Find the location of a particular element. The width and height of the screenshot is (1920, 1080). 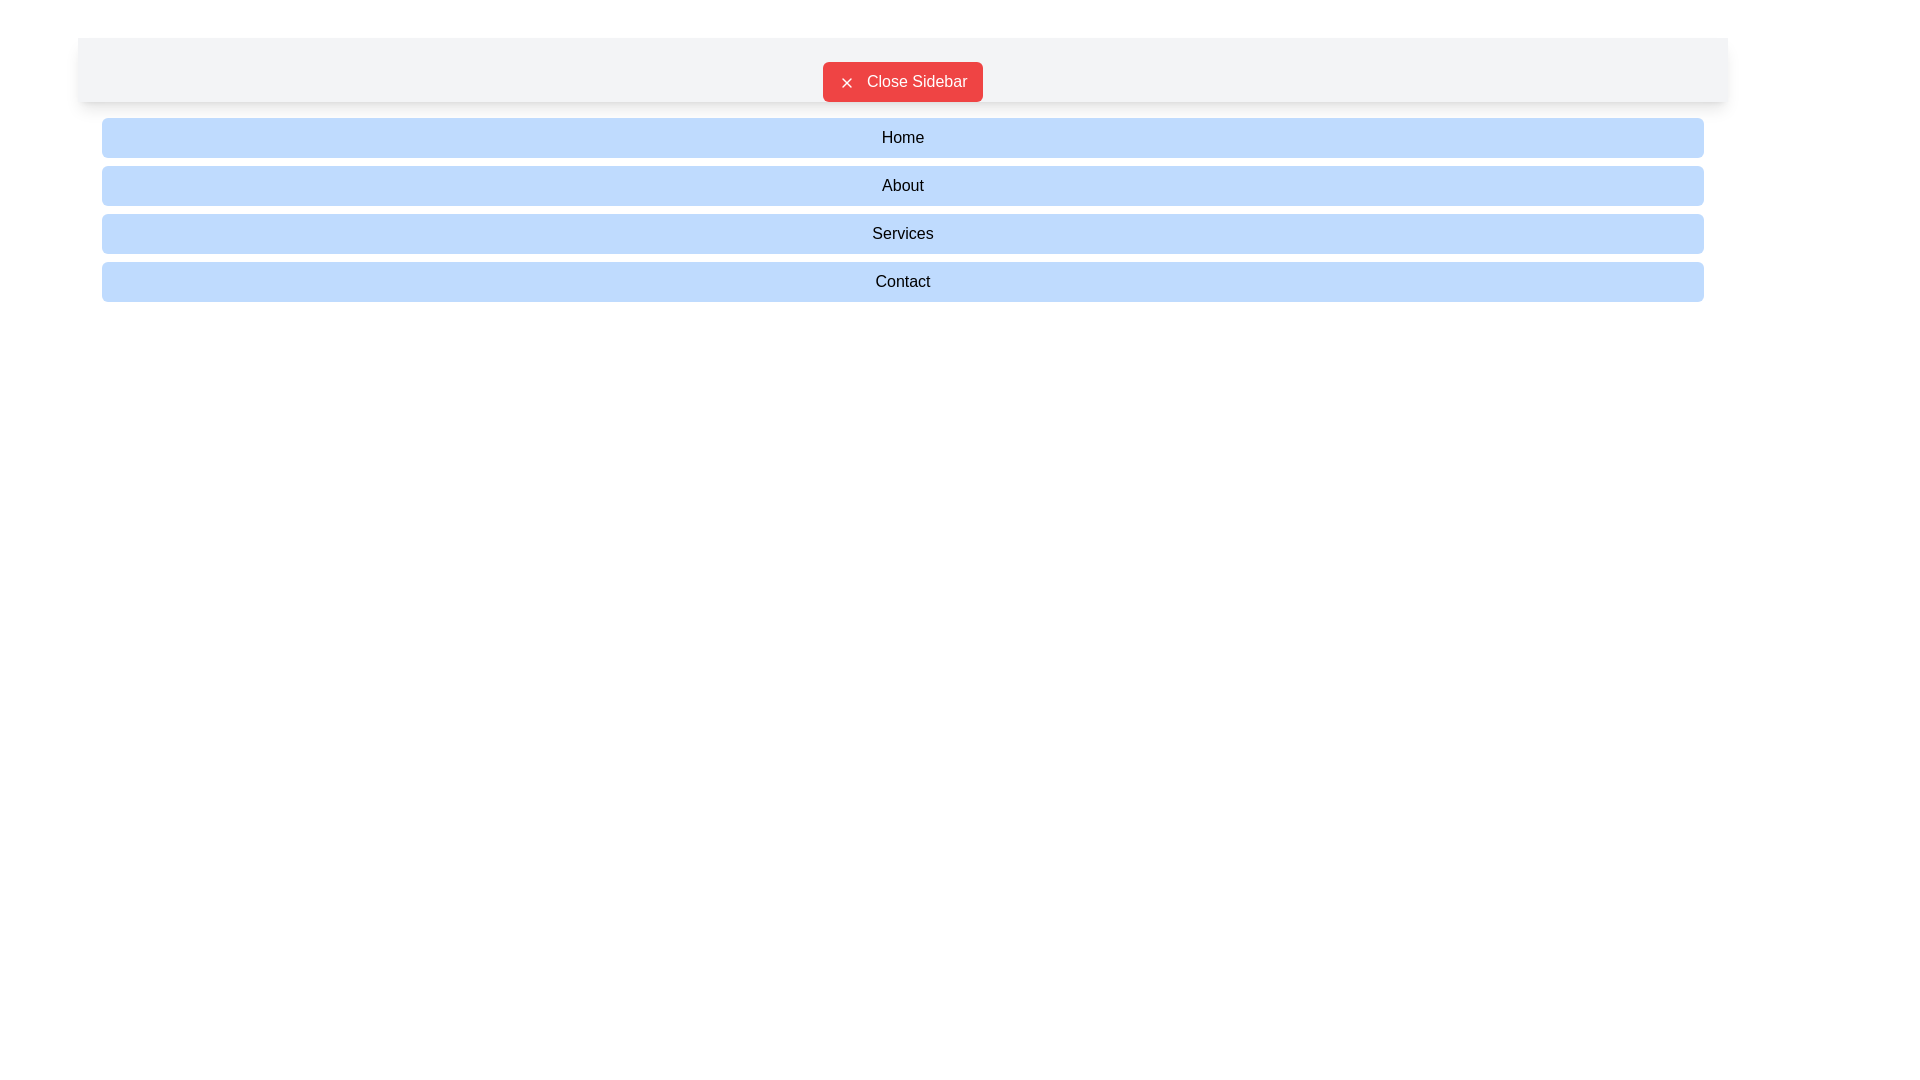

the text label 'EnhancedNavBar' which is styled in bold, white font and is centrally positioned in the navigation bar is located at coordinates (863, 68).